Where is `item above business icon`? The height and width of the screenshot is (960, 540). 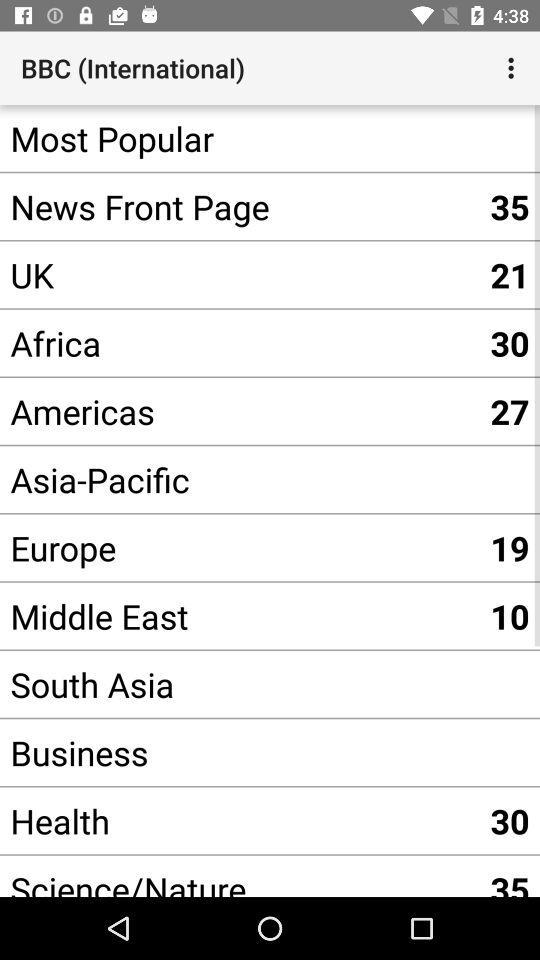 item above business icon is located at coordinates (239, 684).